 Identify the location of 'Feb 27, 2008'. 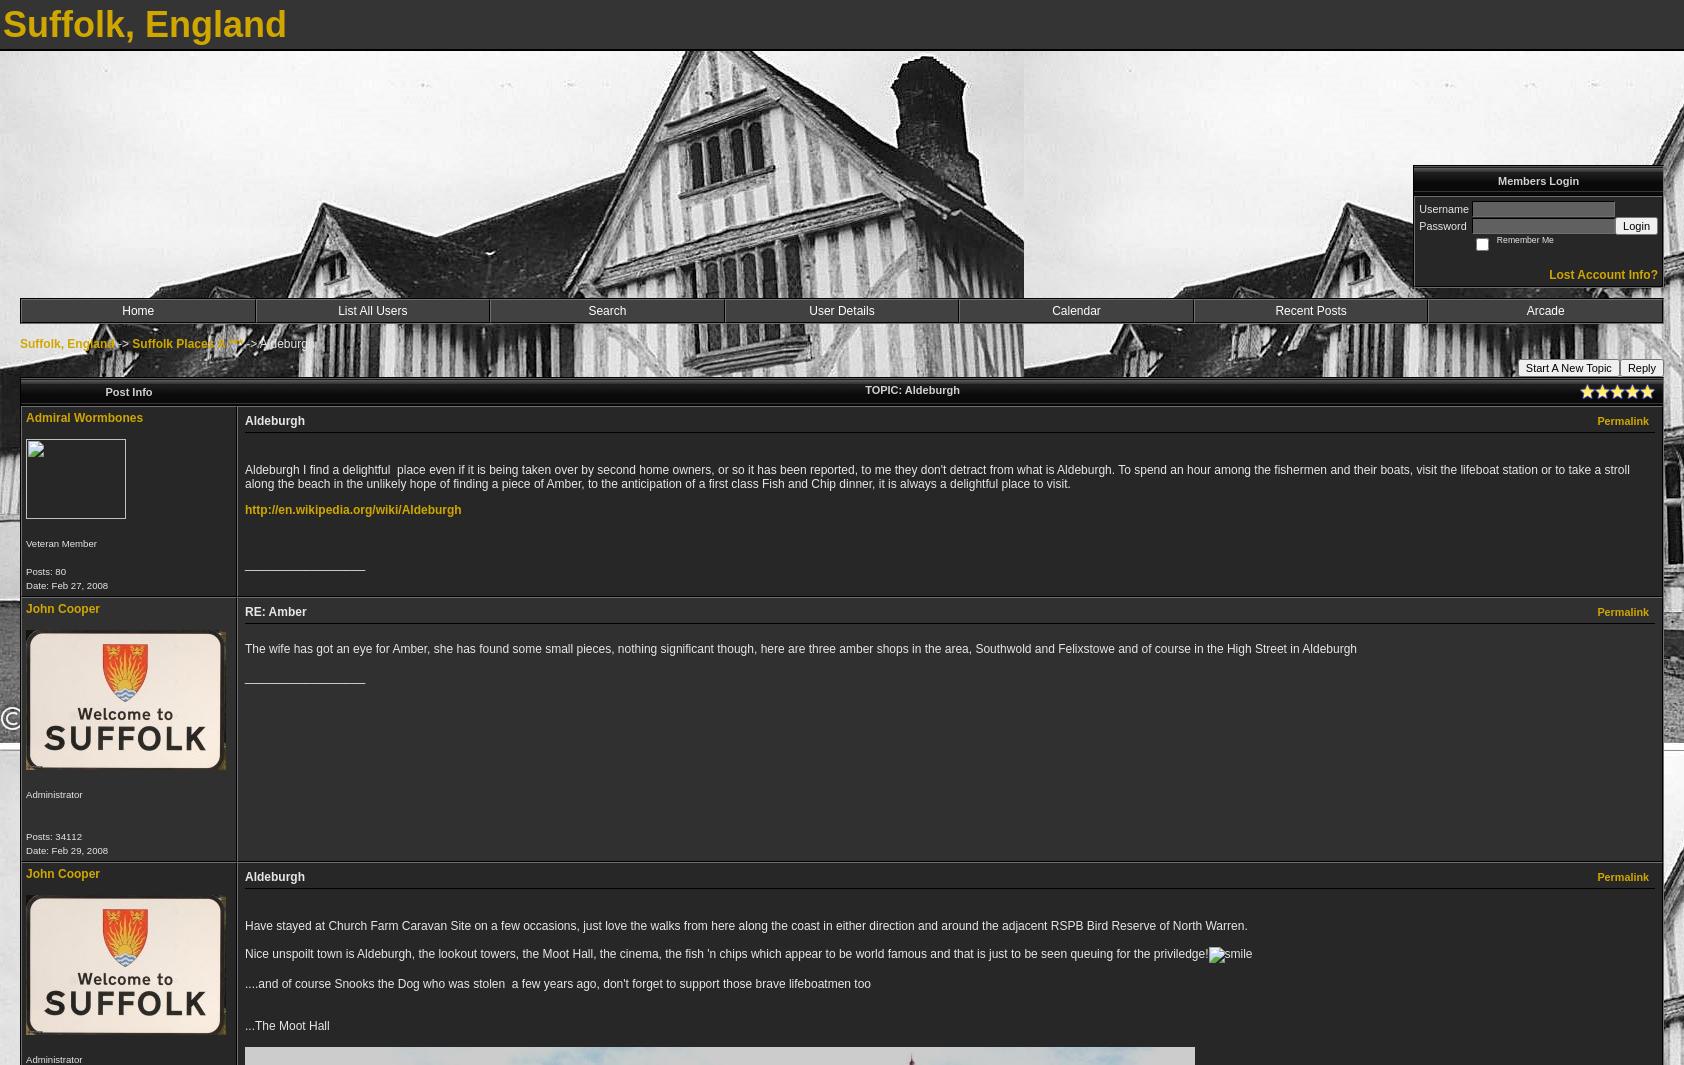
(78, 585).